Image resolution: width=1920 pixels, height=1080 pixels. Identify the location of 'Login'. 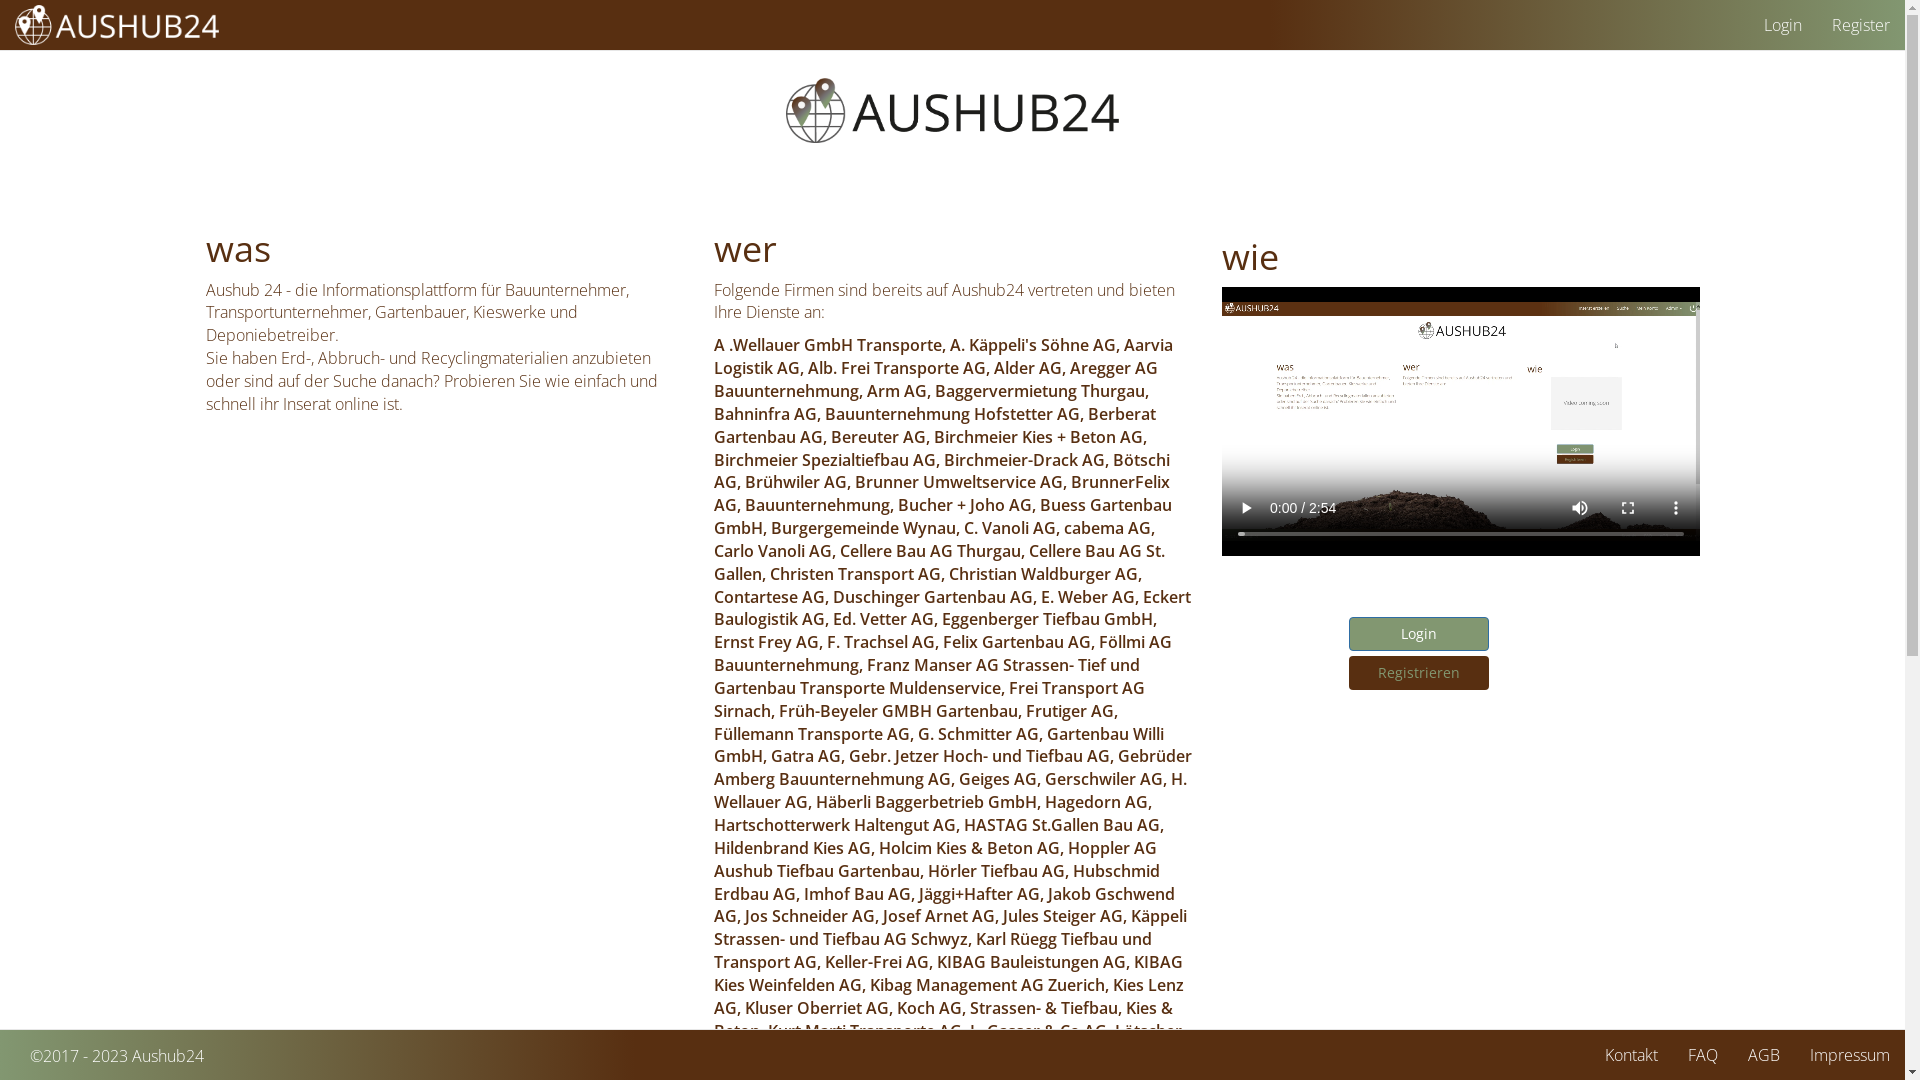
(1747, 24).